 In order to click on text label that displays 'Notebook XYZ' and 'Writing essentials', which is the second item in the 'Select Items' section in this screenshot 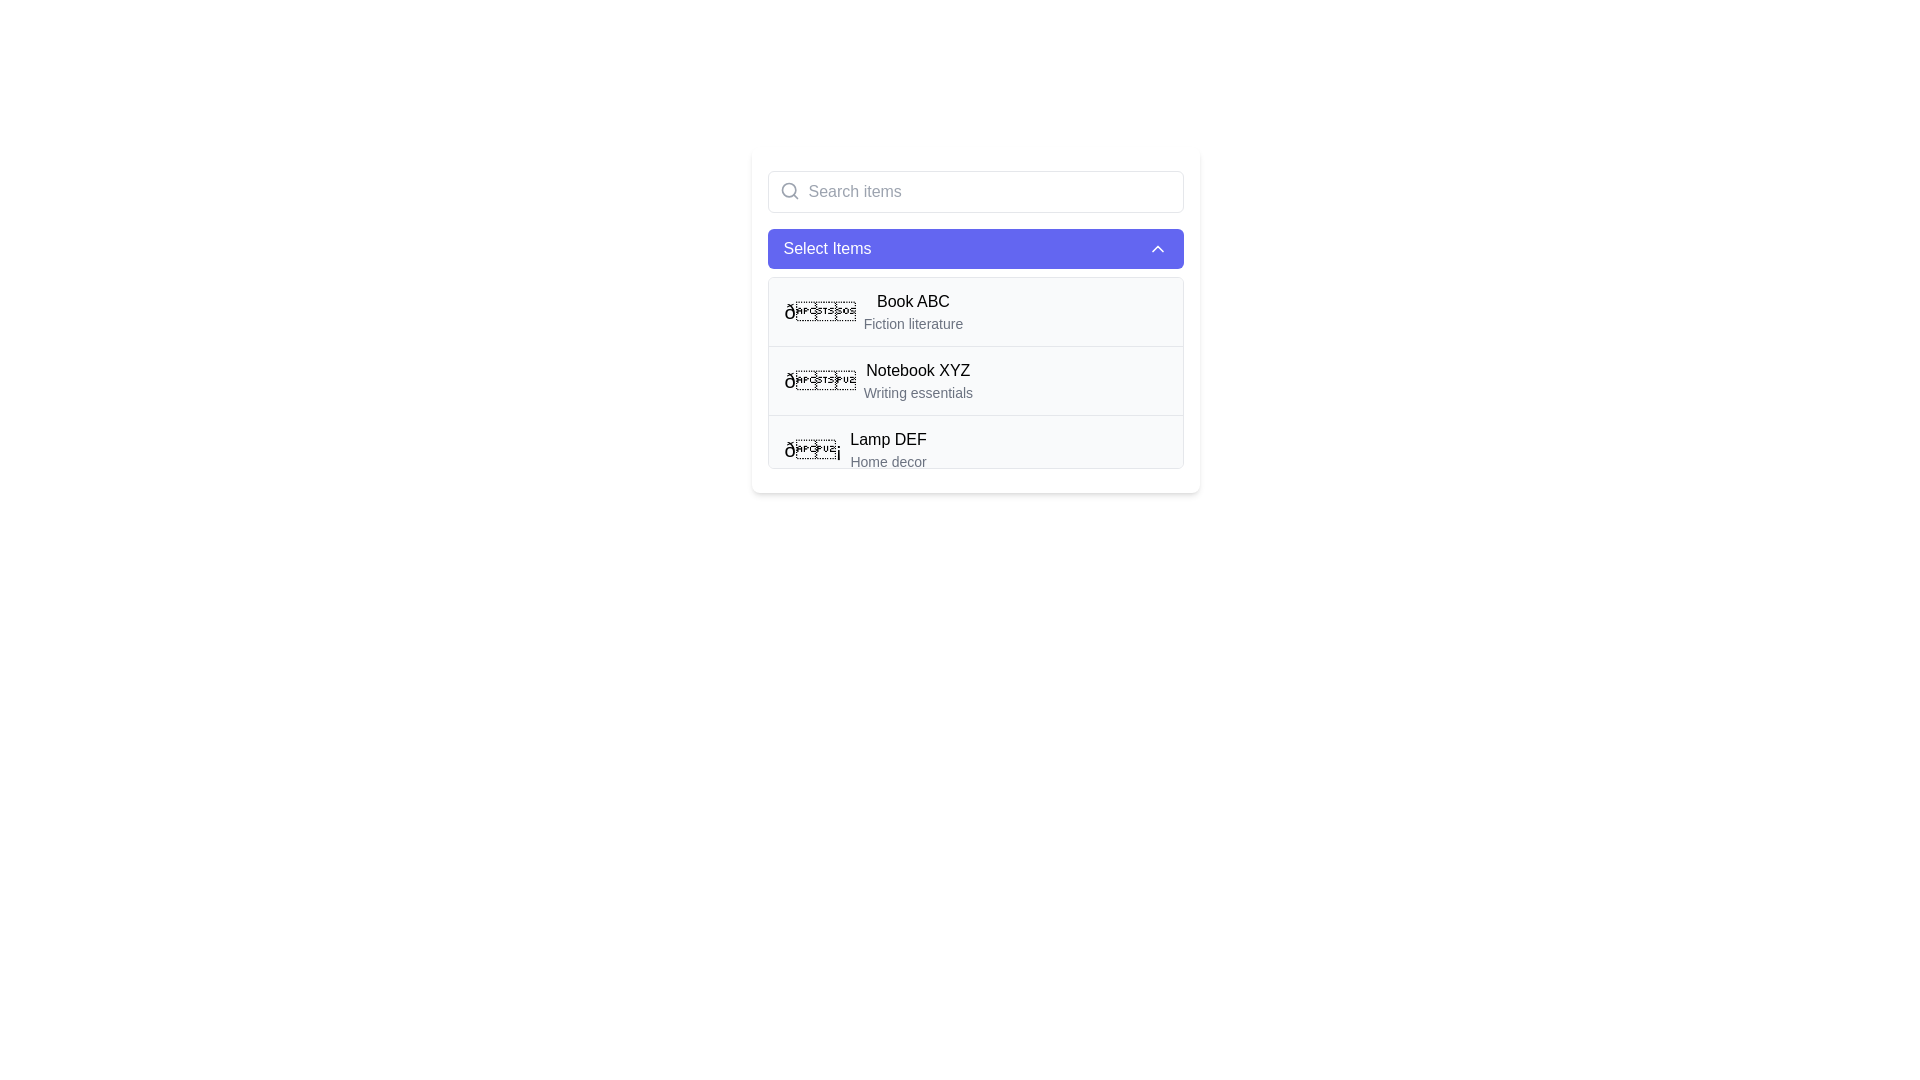, I will do `click(917, 381)`.